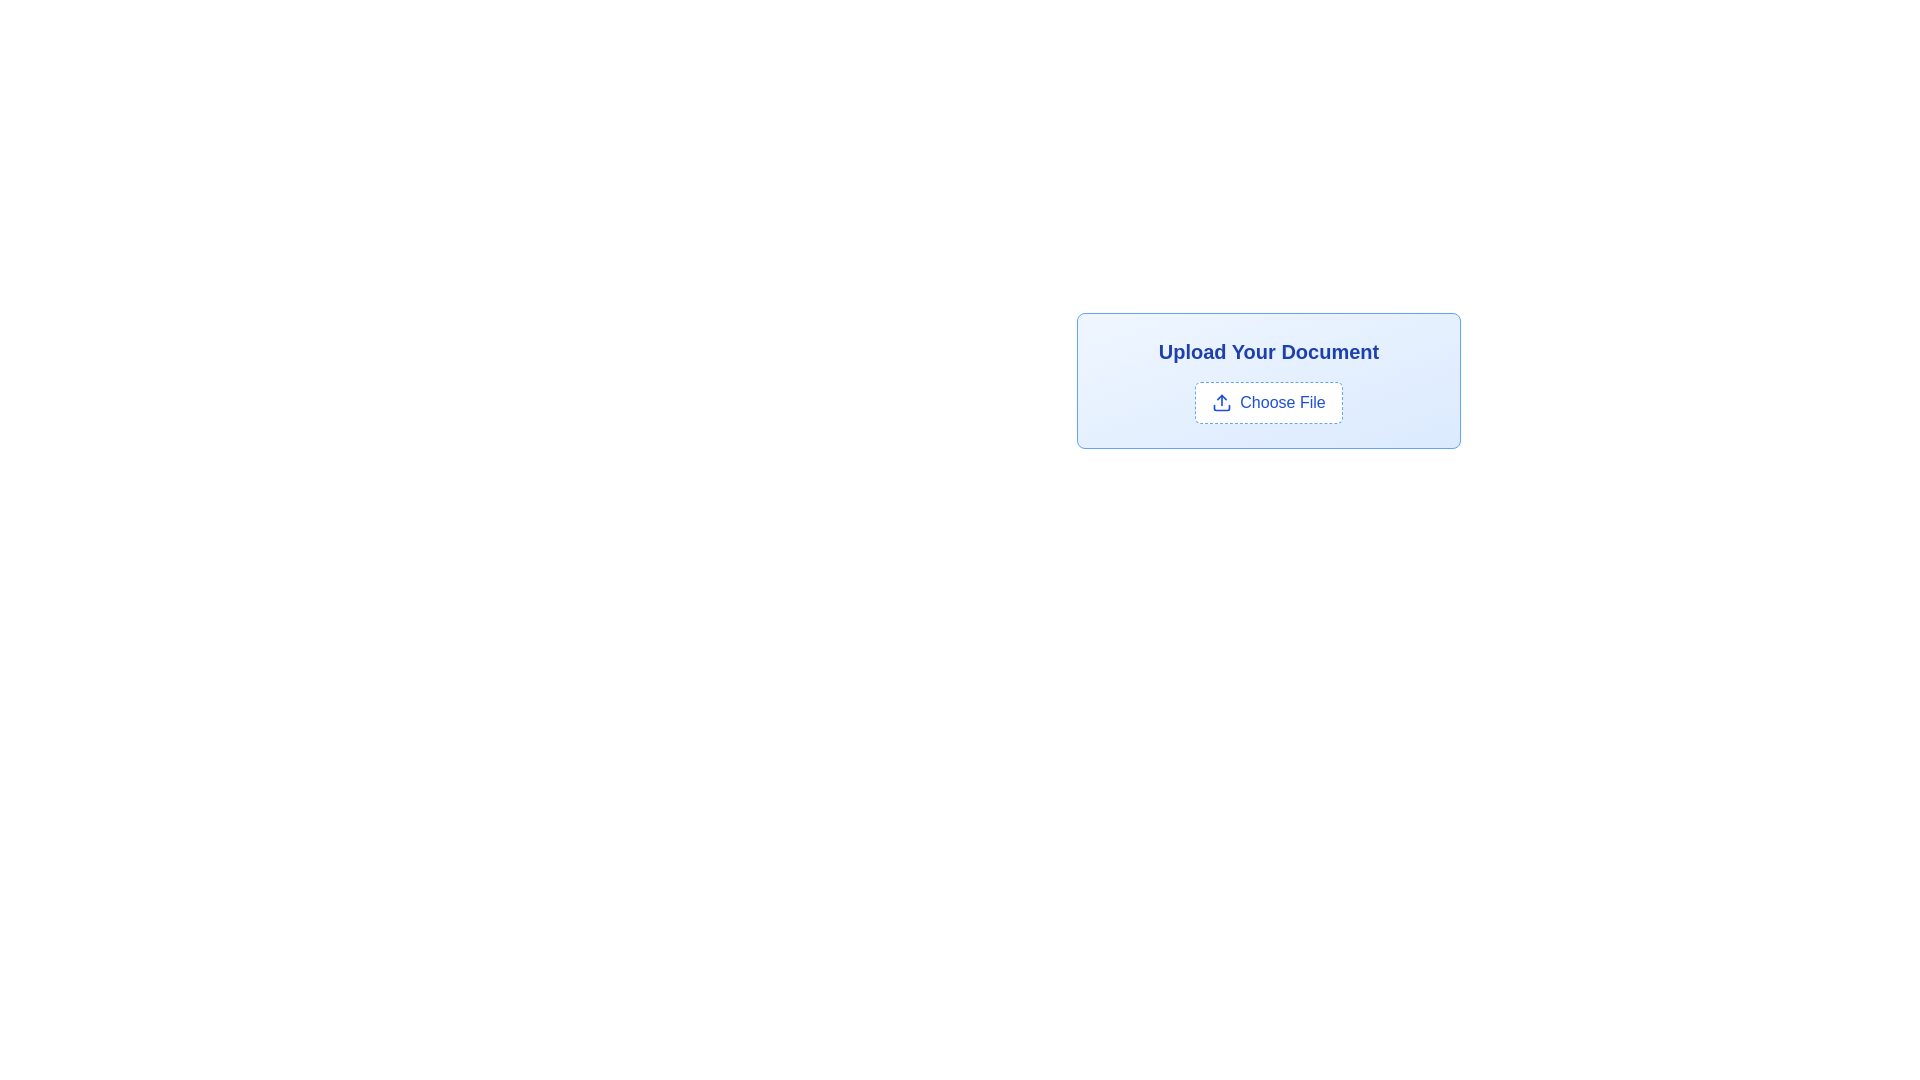 The image size is (1920, 1080). Describe the element at coordinates (1221, 402) in the screenshot. I see `the upload icon located to the left of the 'Choose File' button` at that location.